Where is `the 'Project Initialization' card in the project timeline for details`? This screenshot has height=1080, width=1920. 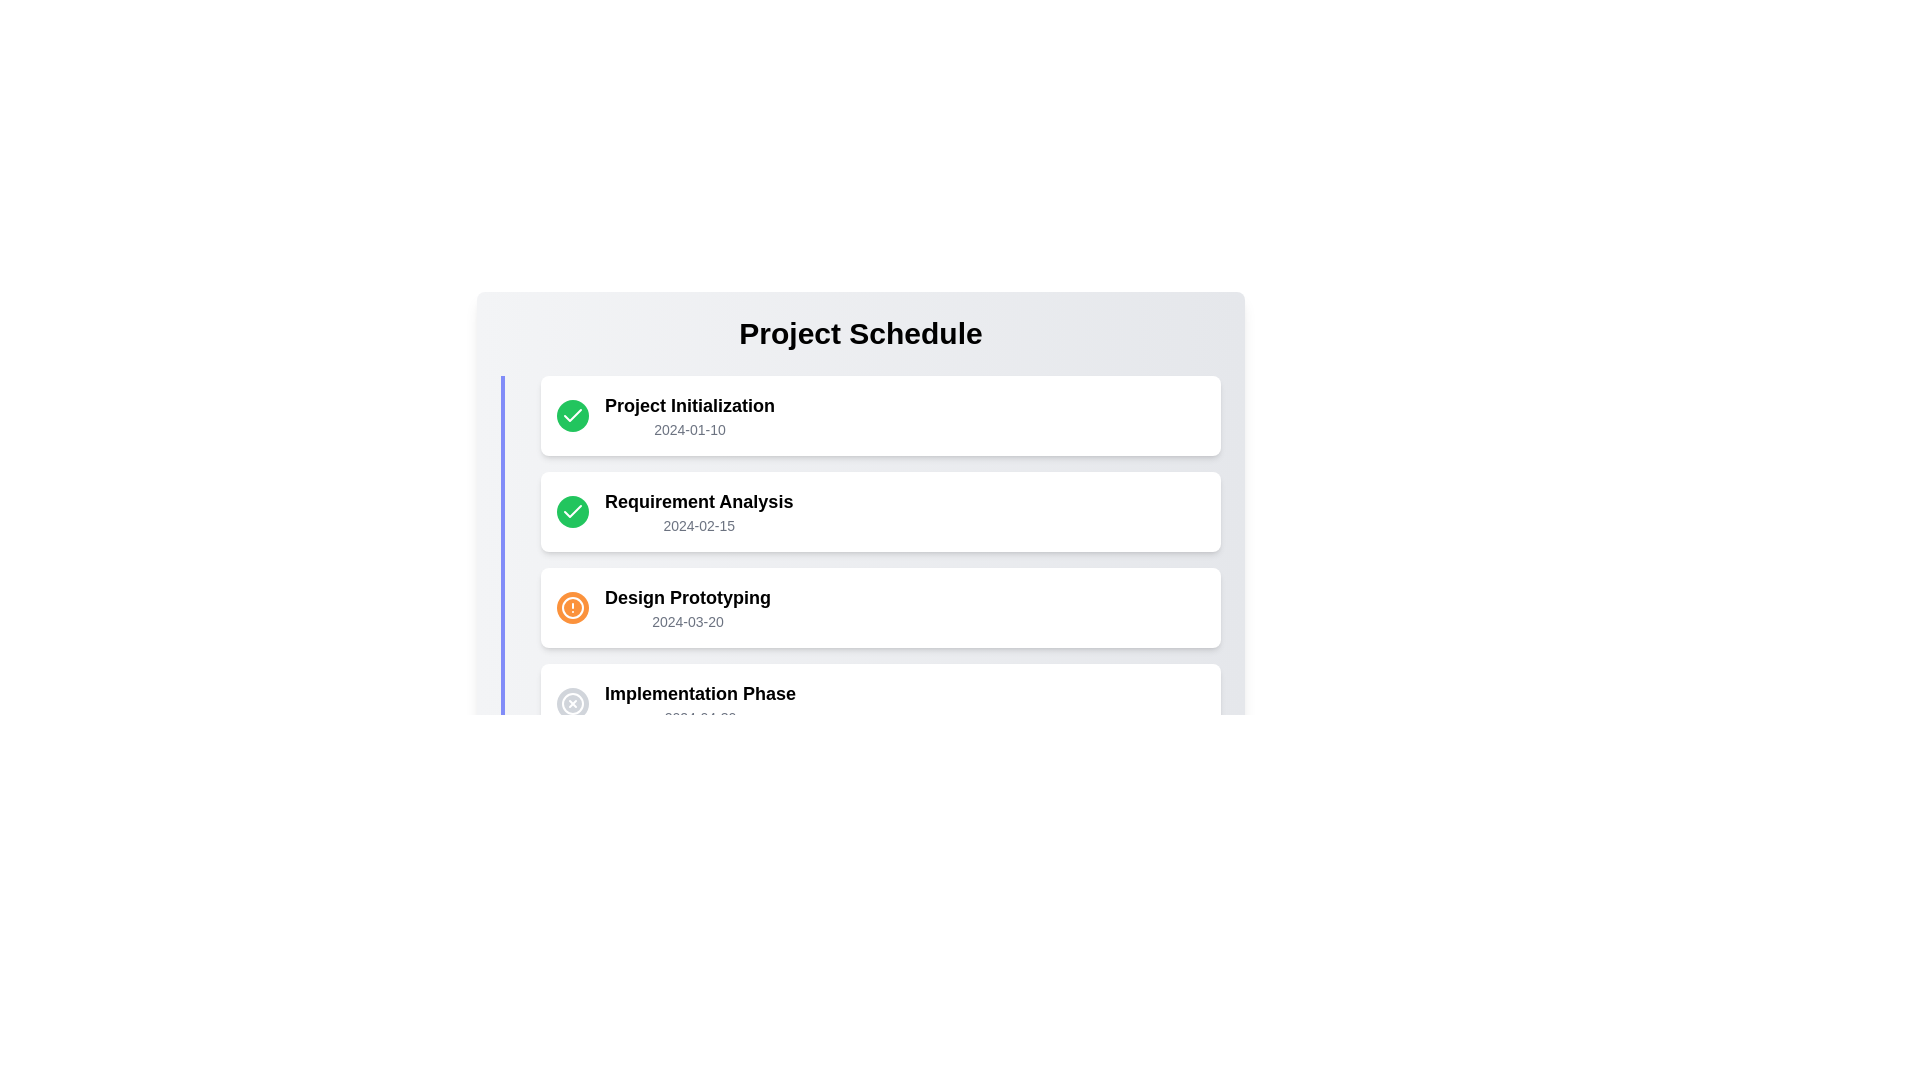 the 'Project Initialization' card in the project timeline for details is located at coordinates (880, 415).